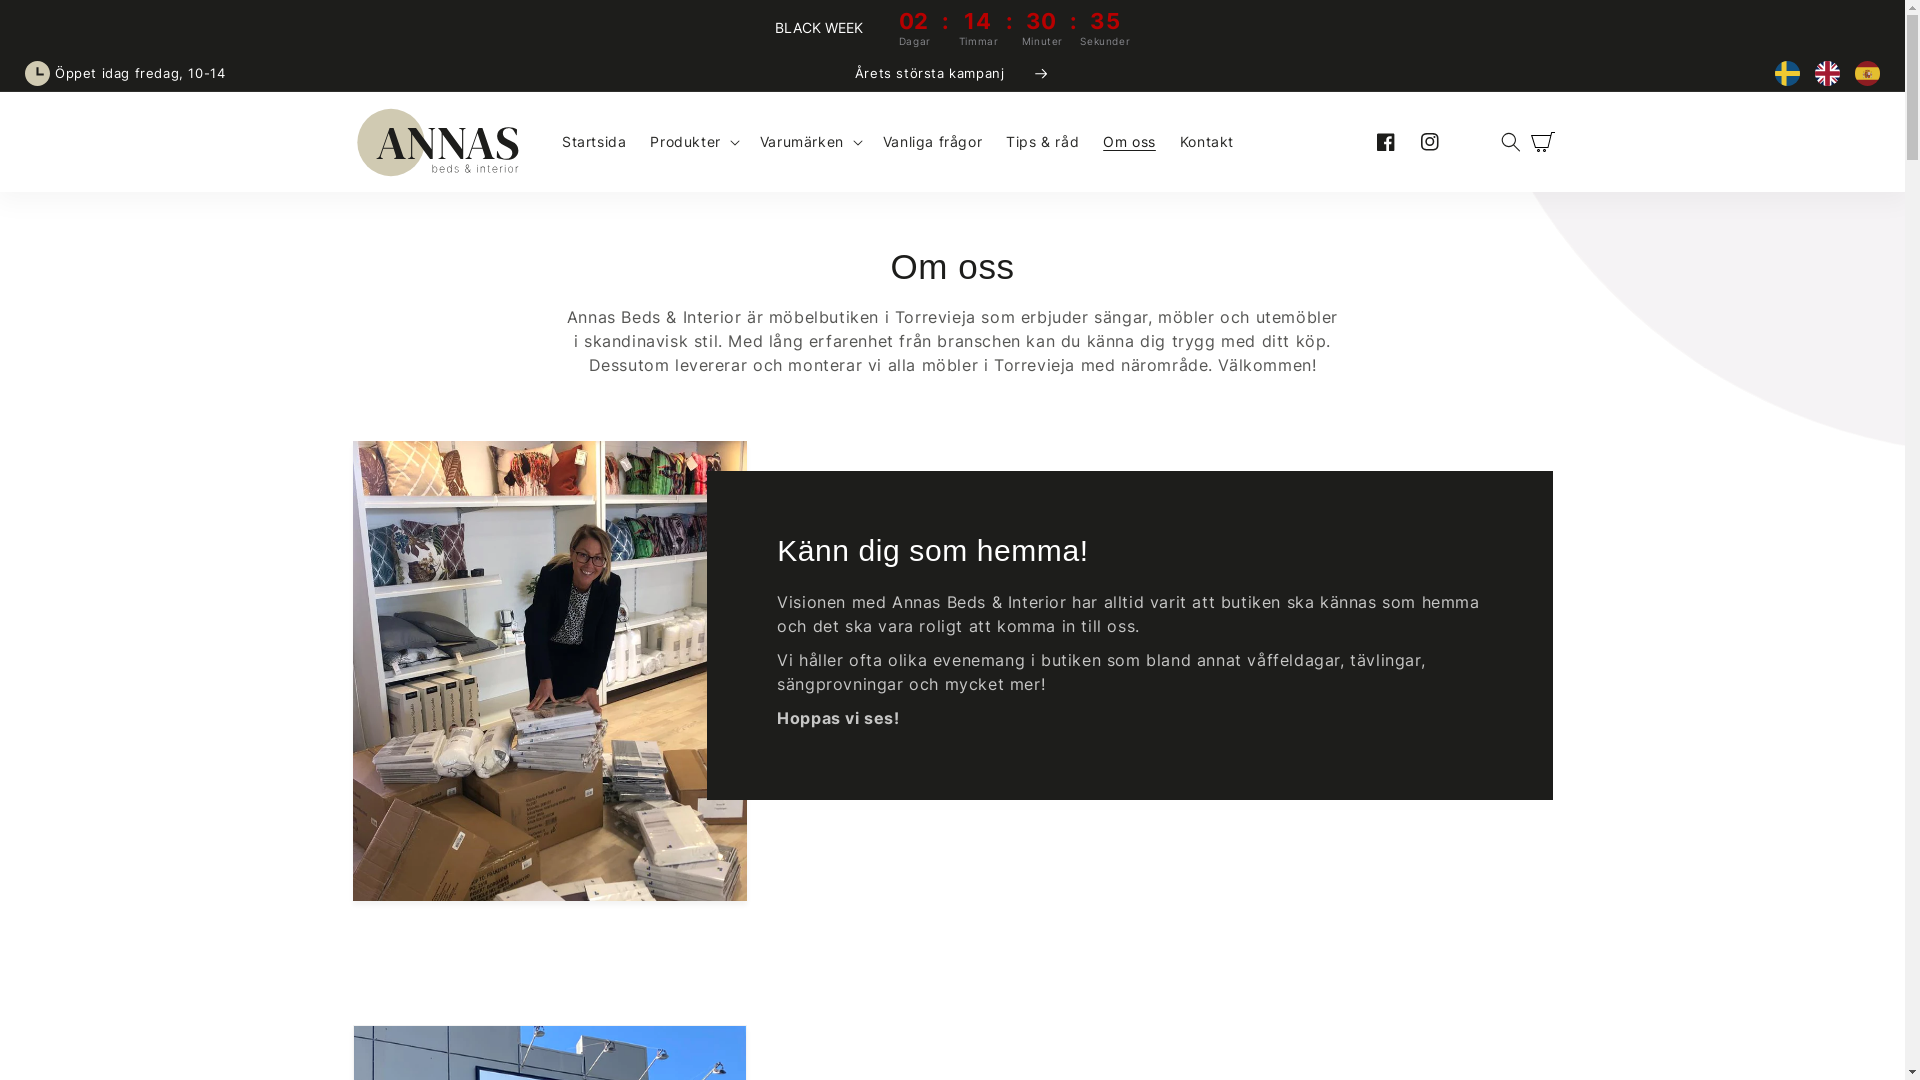  What do you see at coordinates (550, 141) in the screenshot?
I see `'Startsida'` at bounding box center [550, 141].